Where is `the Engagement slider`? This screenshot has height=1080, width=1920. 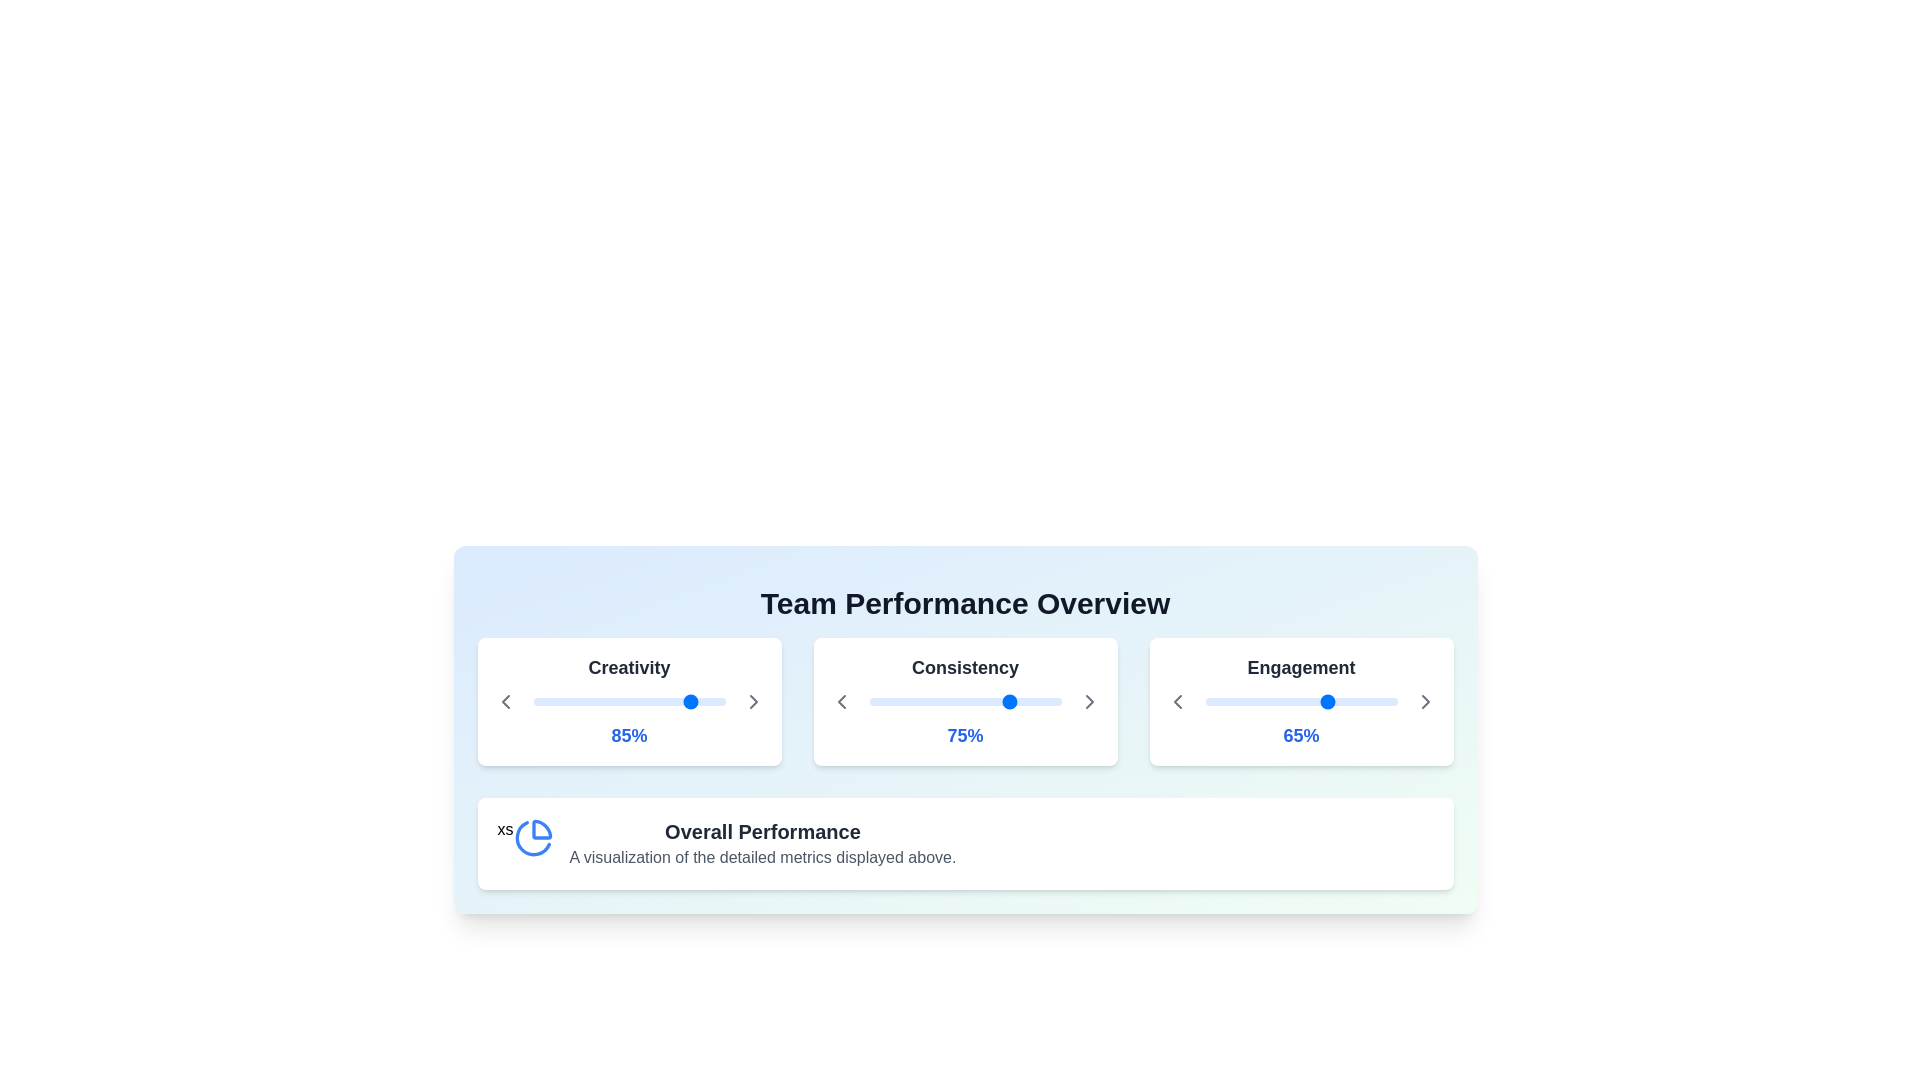
the Engagement slider is located at coordinates (1355, 701).